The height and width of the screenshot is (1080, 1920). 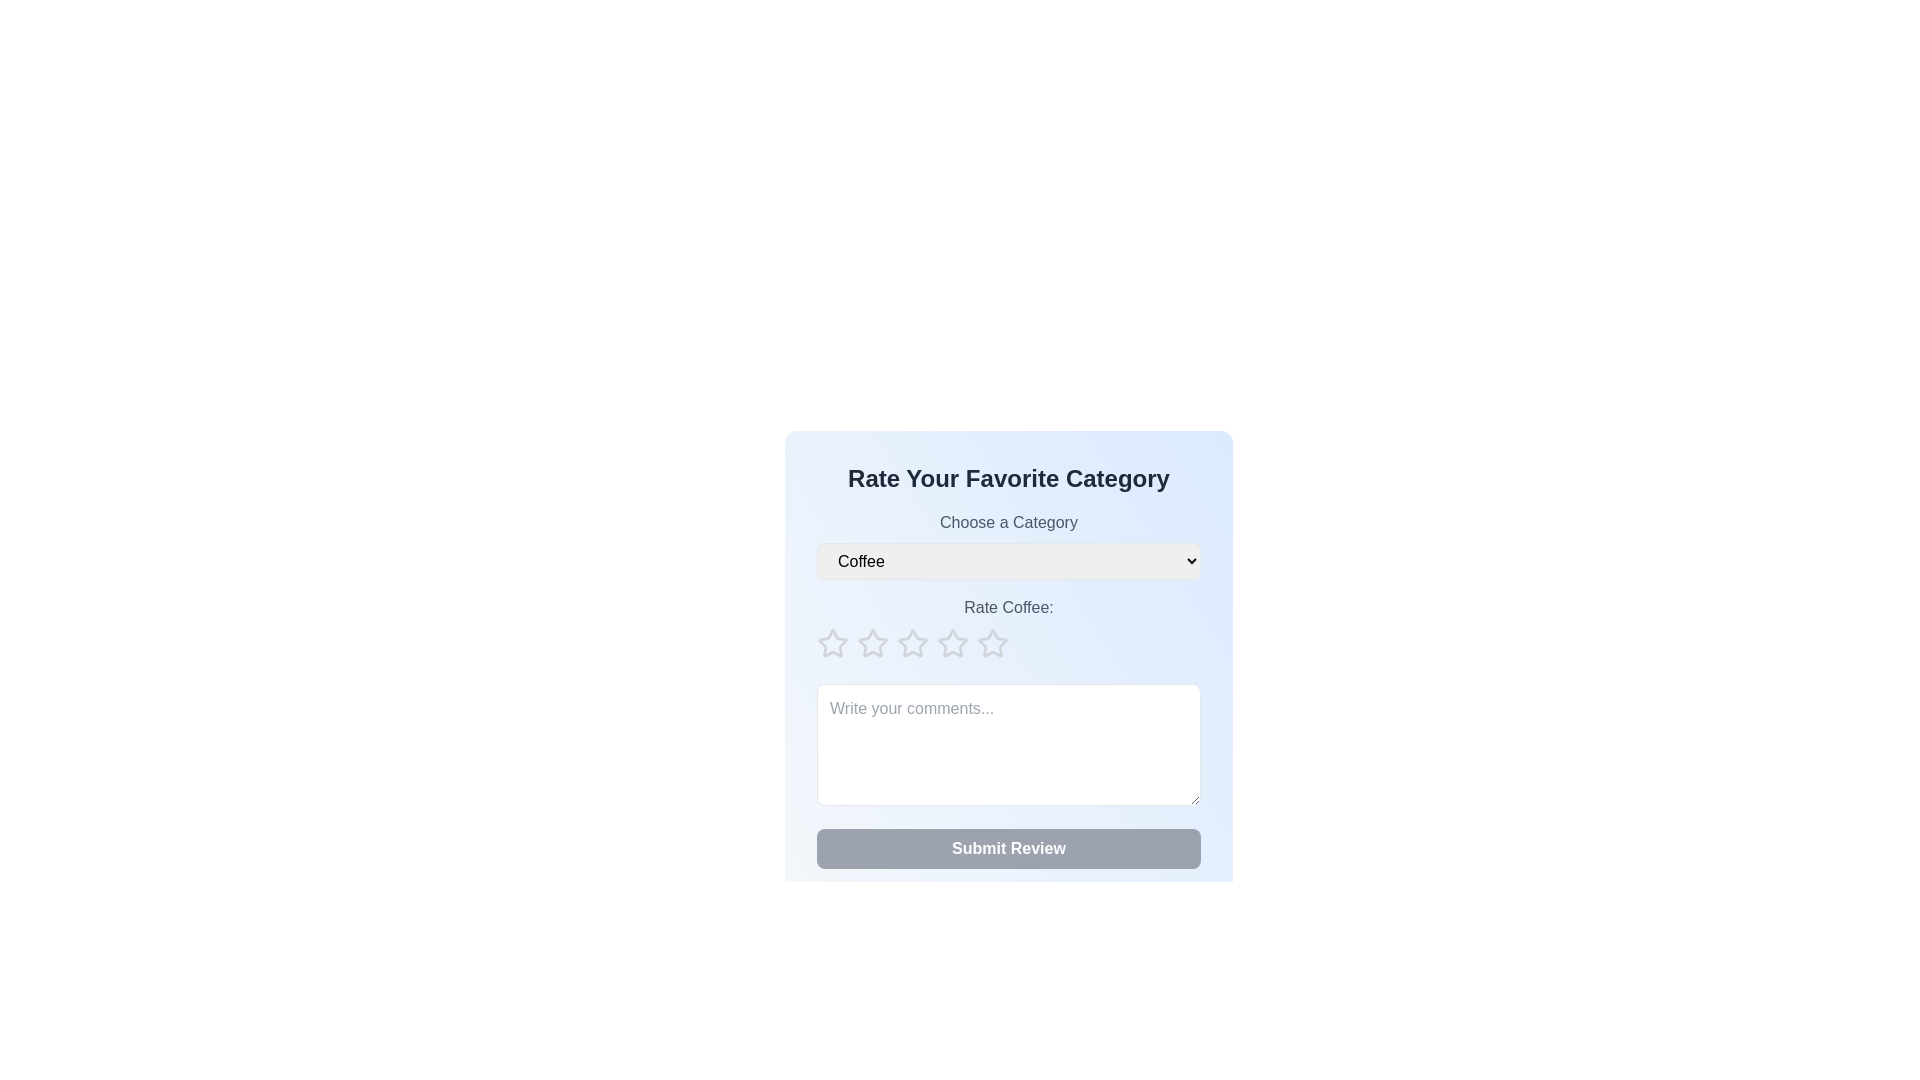 What do you see at coordinates (833, 644) in the screenshot?
I see `the first star icon in the five-star rating system, located below the 'Rate Coffee:' label` at bounding box center [833, 644].